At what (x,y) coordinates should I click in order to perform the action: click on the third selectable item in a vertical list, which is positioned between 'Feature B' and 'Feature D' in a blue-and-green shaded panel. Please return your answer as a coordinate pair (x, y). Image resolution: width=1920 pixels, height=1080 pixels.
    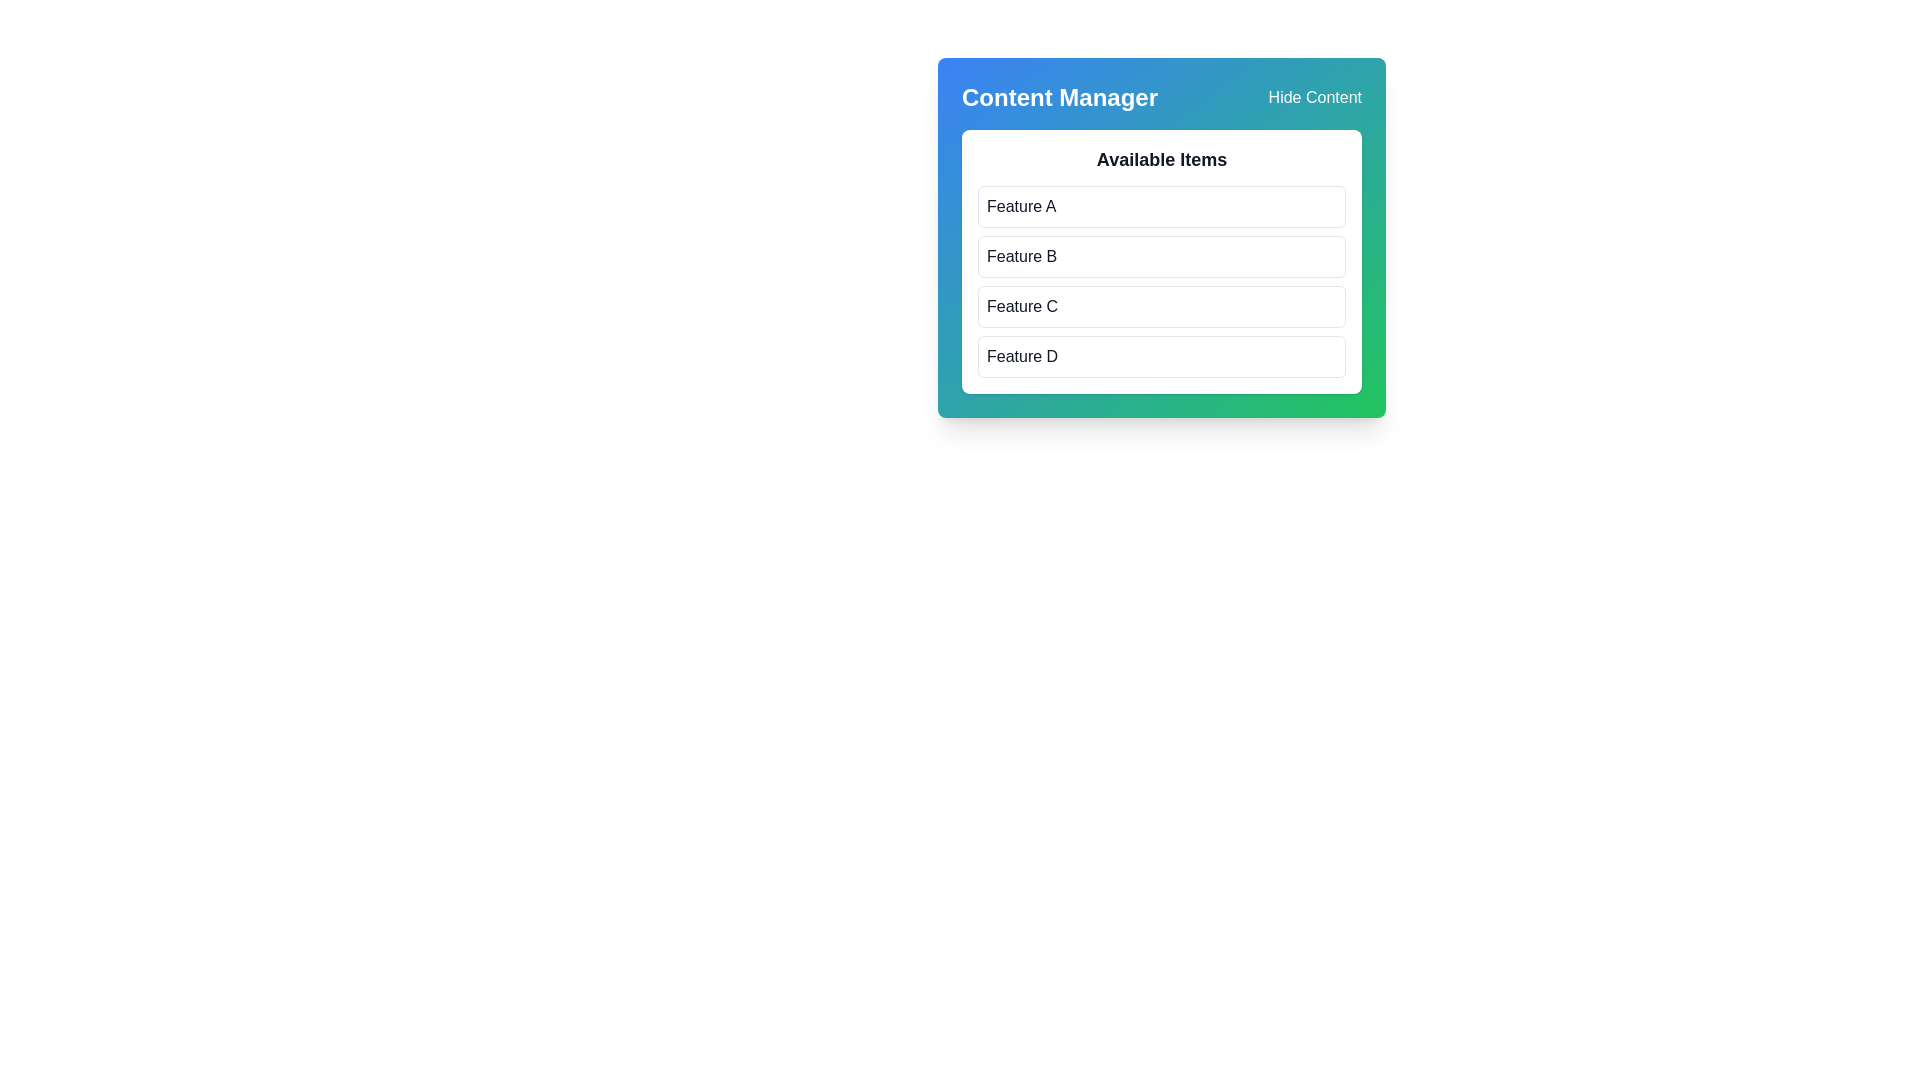
    Looking at the image, I should click on (1161, 307).